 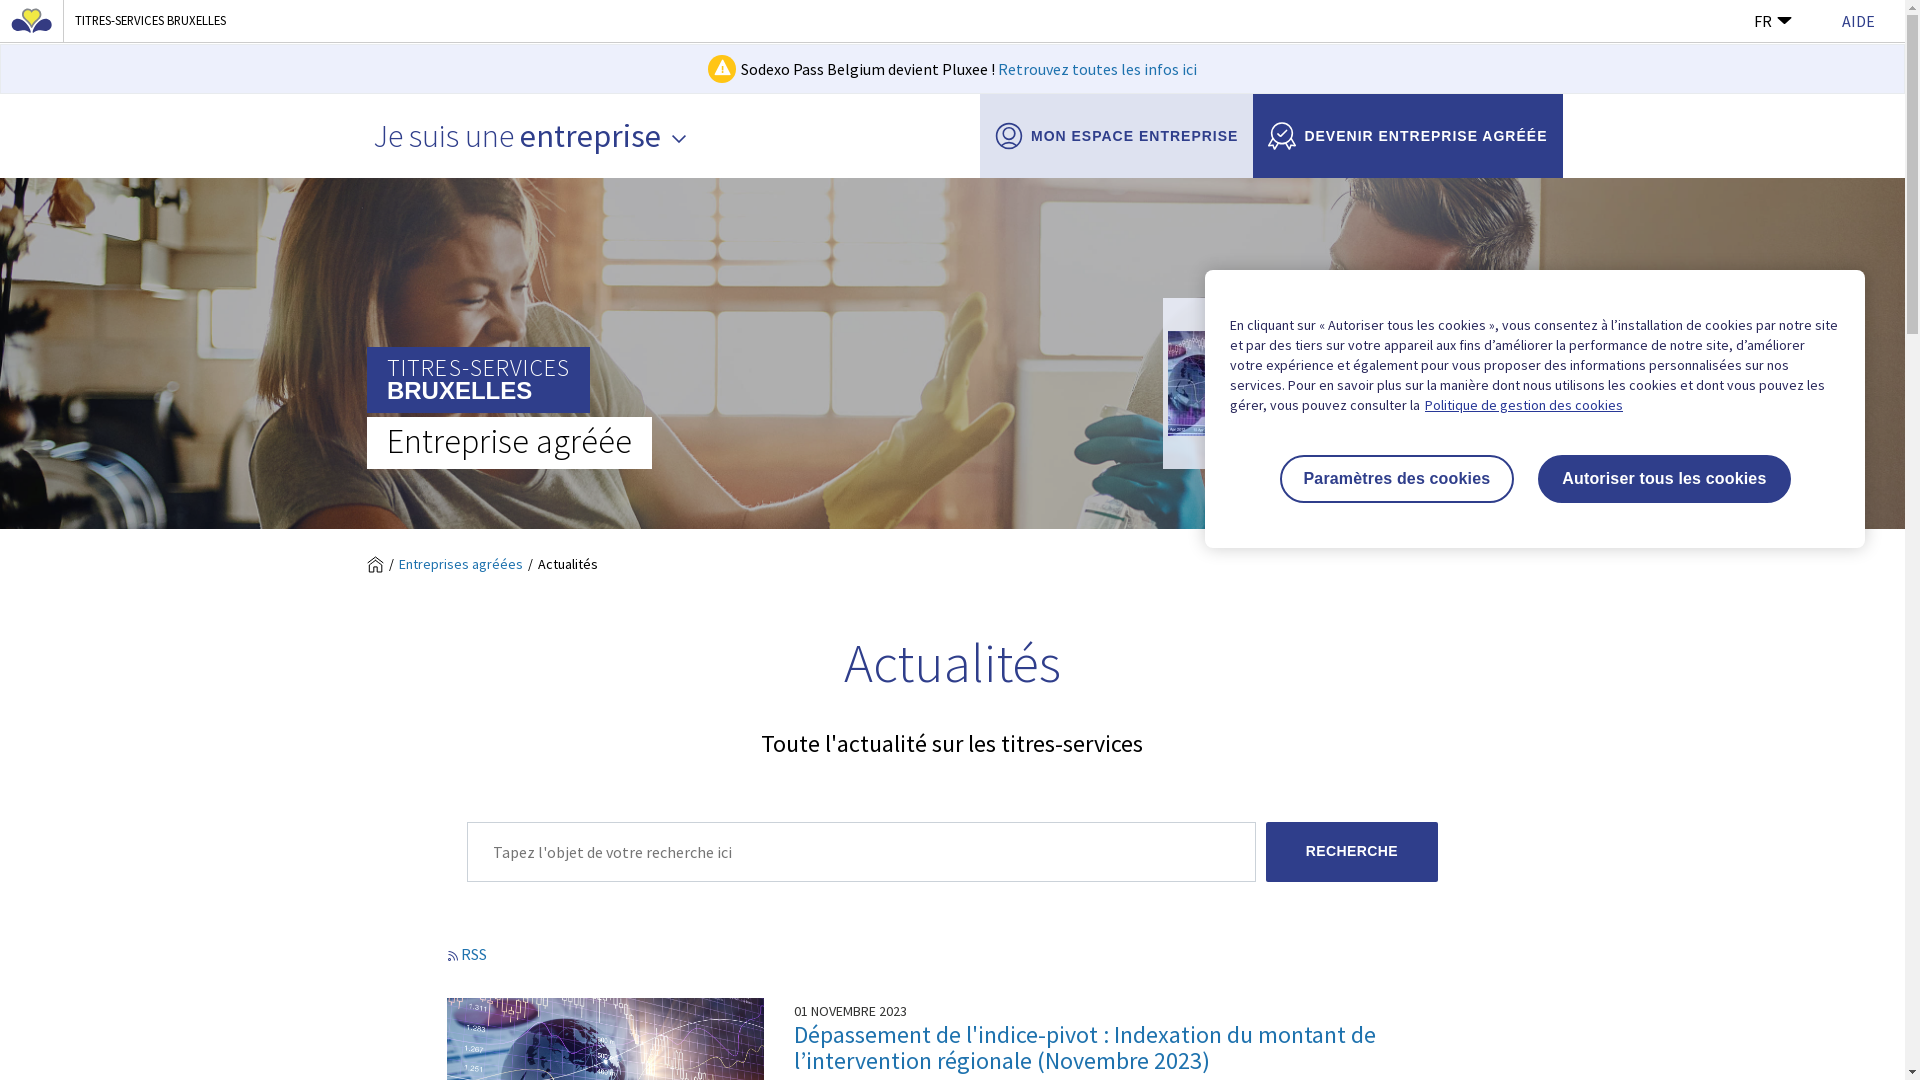 What do you see at coordinates (1841, 20) in the screenshot?
I see `'AIDE'` at bounding box center [1841, 20].